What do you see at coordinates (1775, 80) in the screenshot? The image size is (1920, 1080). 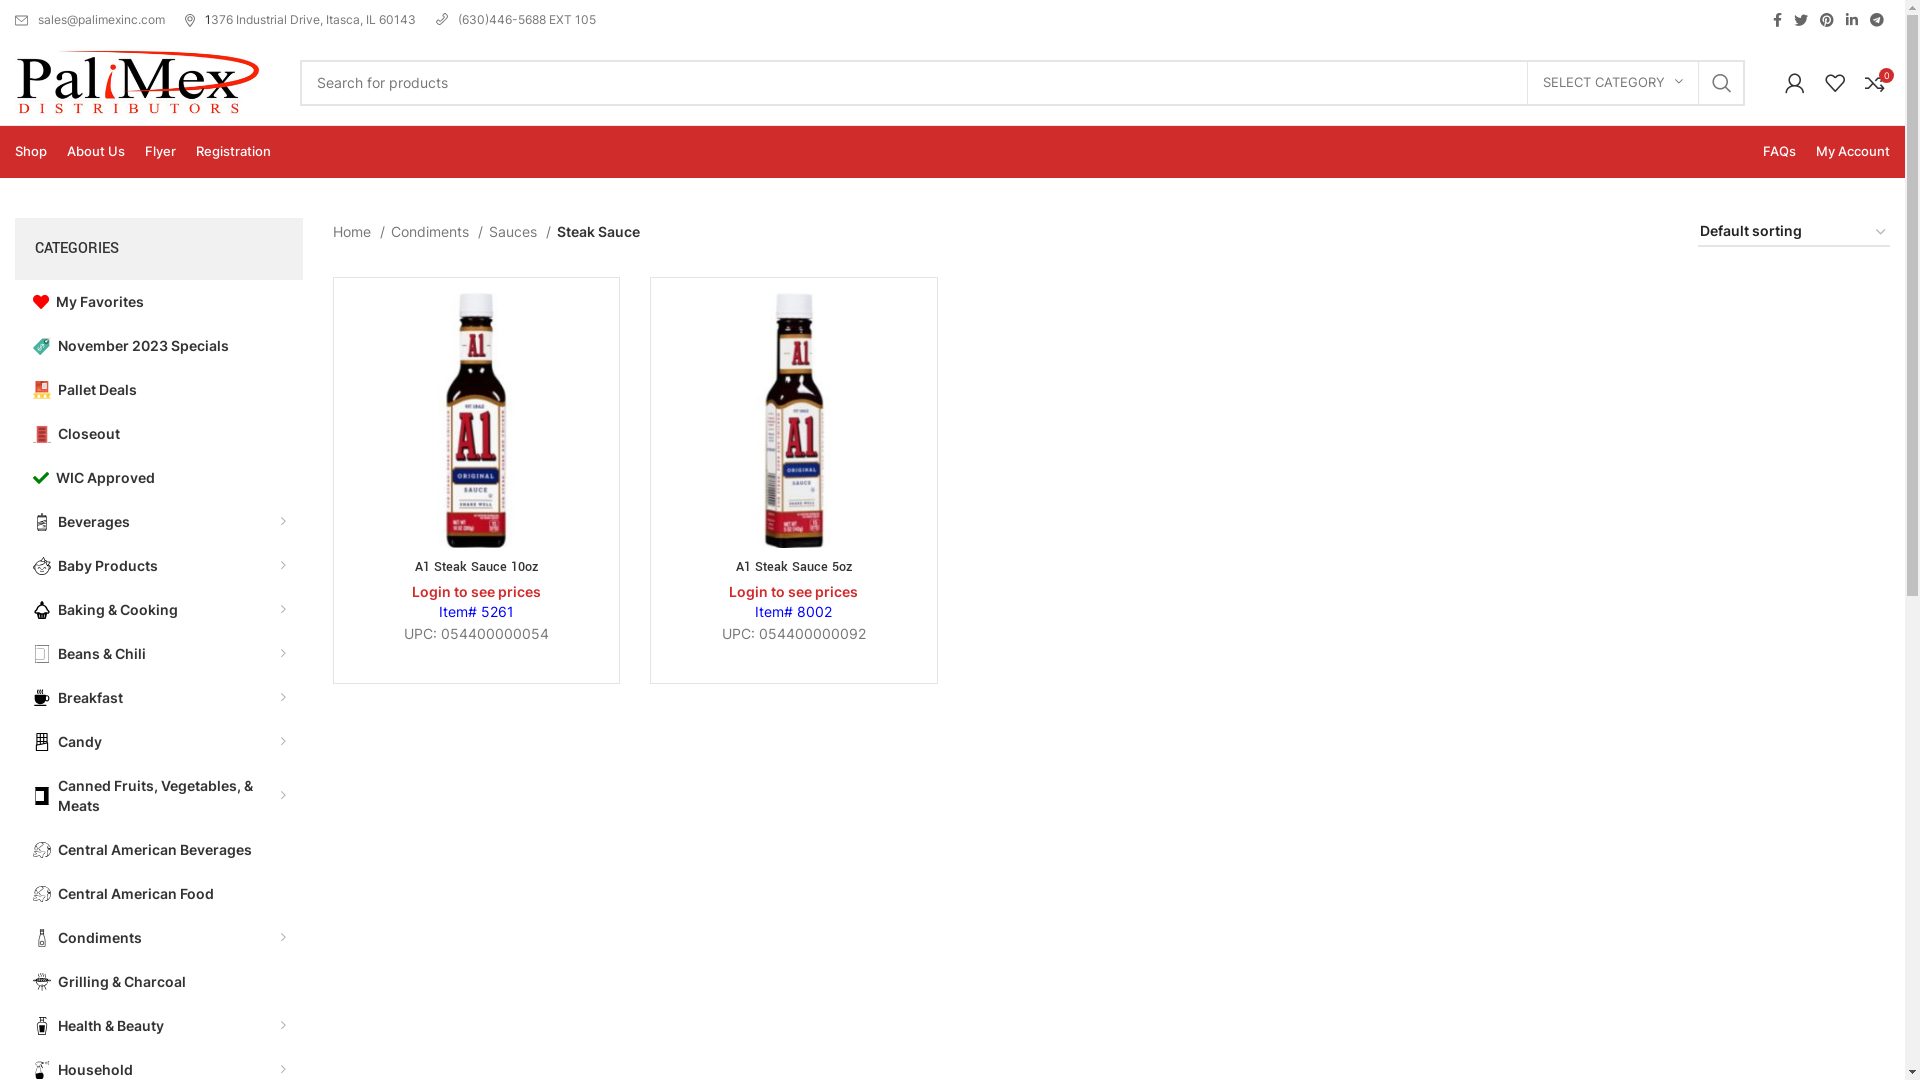 I see `'My account'` at bounding box center [1775, 80].